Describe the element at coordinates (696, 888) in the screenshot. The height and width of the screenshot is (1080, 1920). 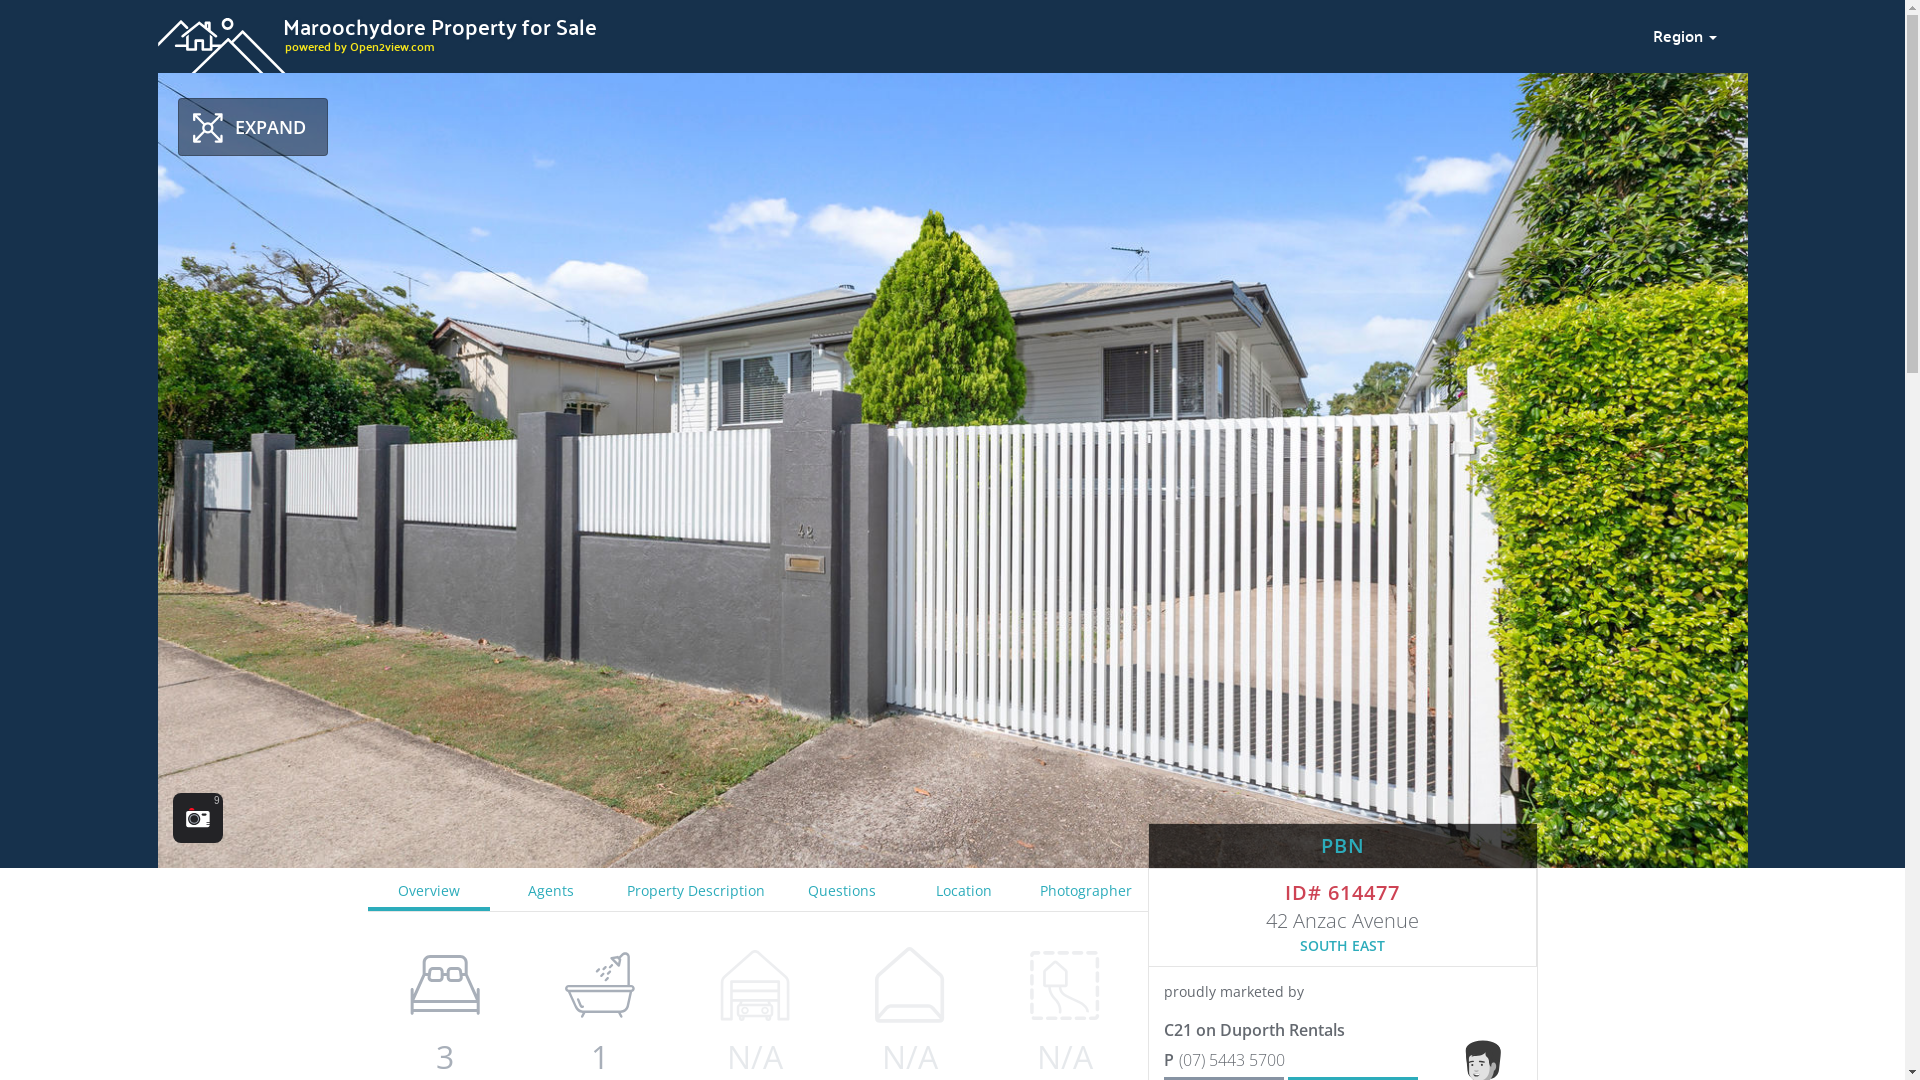
I see `'Property Description'` at that location.